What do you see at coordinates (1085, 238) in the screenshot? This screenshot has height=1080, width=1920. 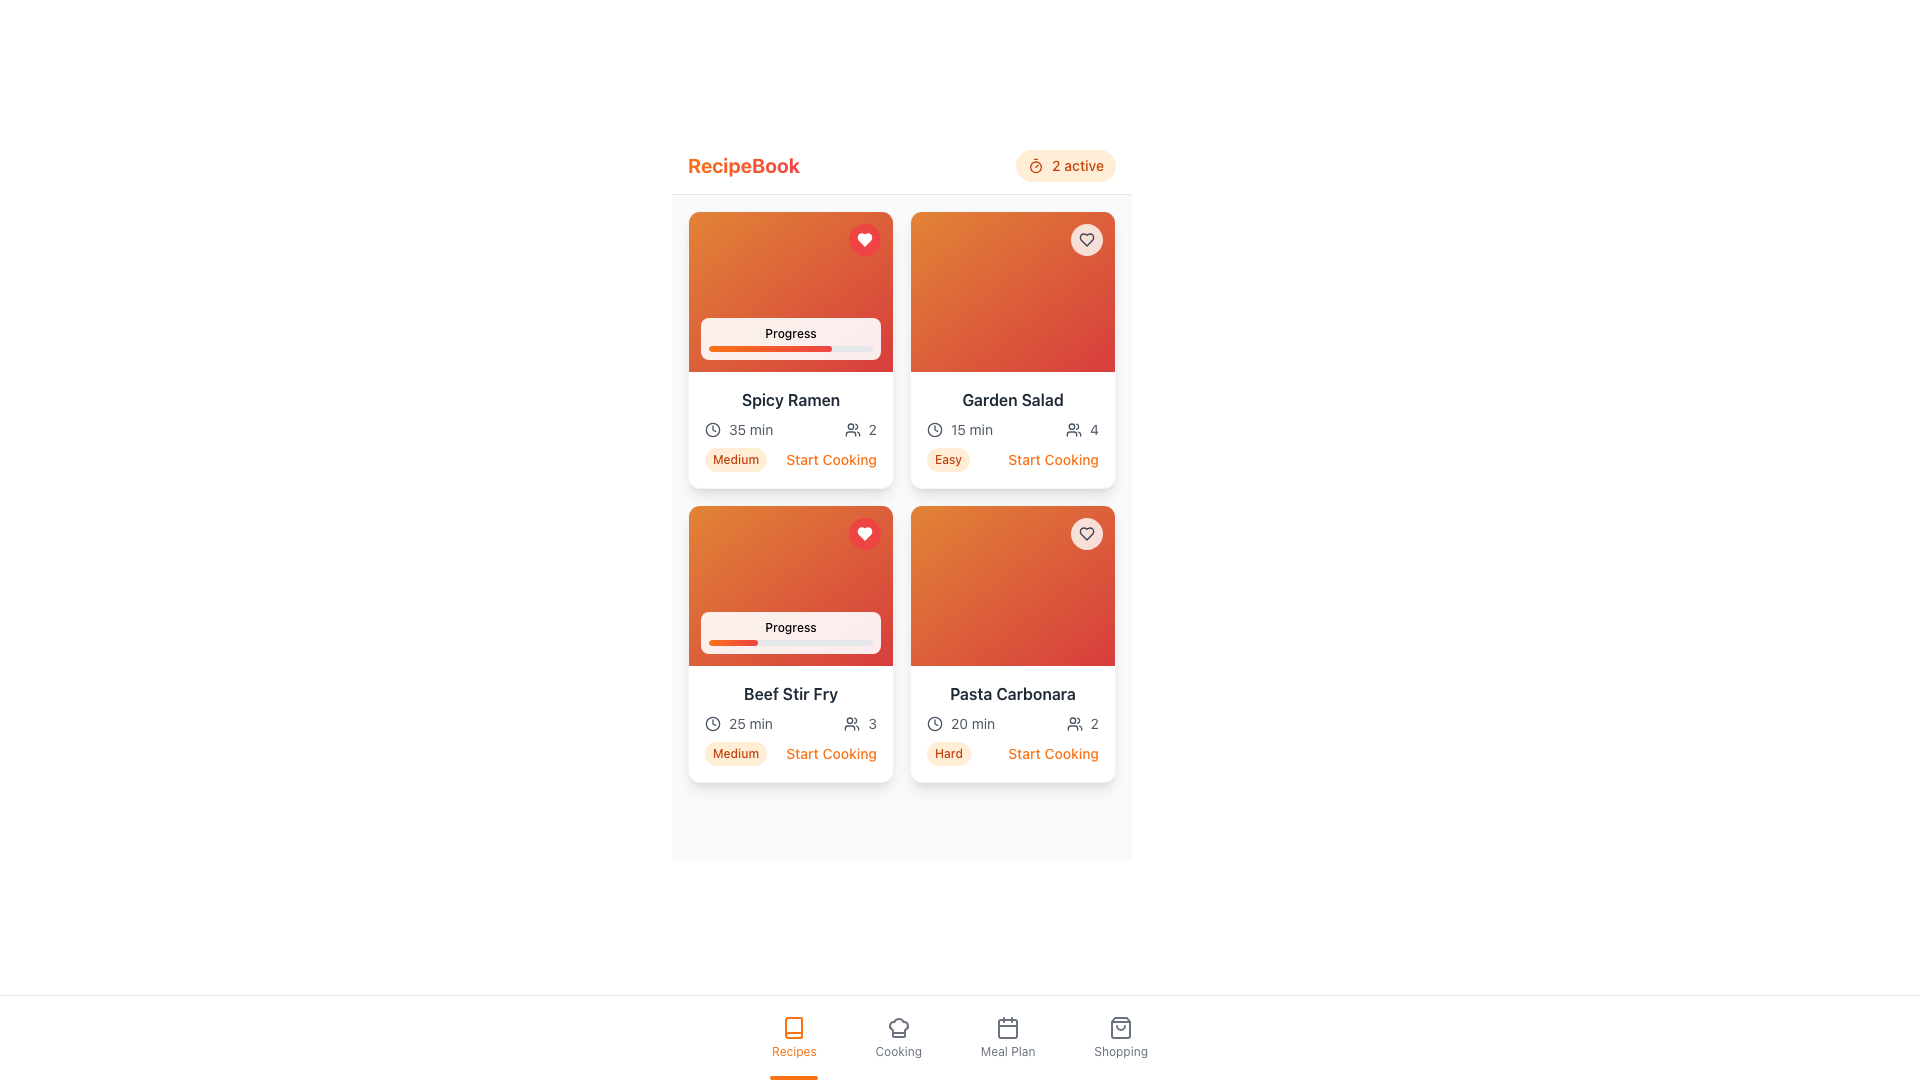 I see `the small rounded circular button with a dark gray heart icon in the top-right corner of the 'Garden Salad' card to mark the item as favorite` at bounding box center [1085, 238].